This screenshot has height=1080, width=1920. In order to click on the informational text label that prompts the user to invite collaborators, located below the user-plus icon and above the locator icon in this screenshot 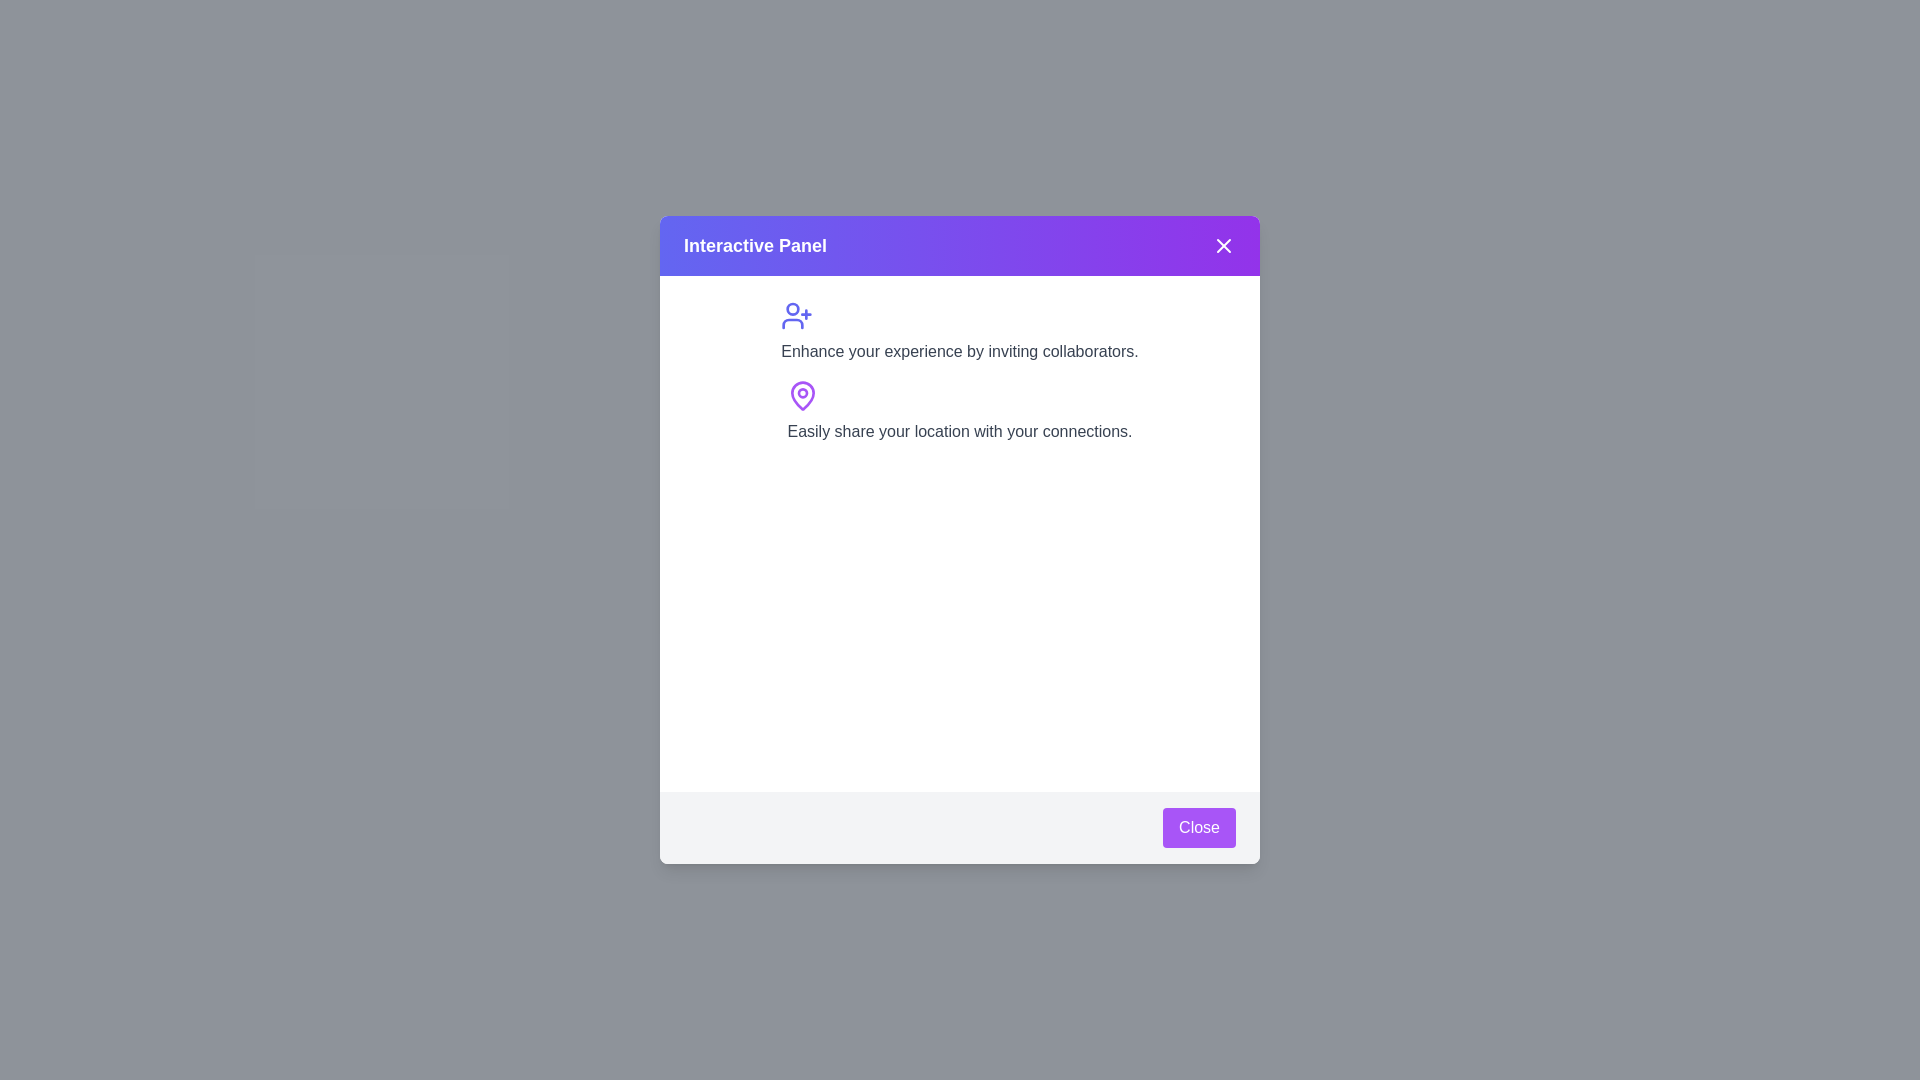, I will do `click(960, 350)`.